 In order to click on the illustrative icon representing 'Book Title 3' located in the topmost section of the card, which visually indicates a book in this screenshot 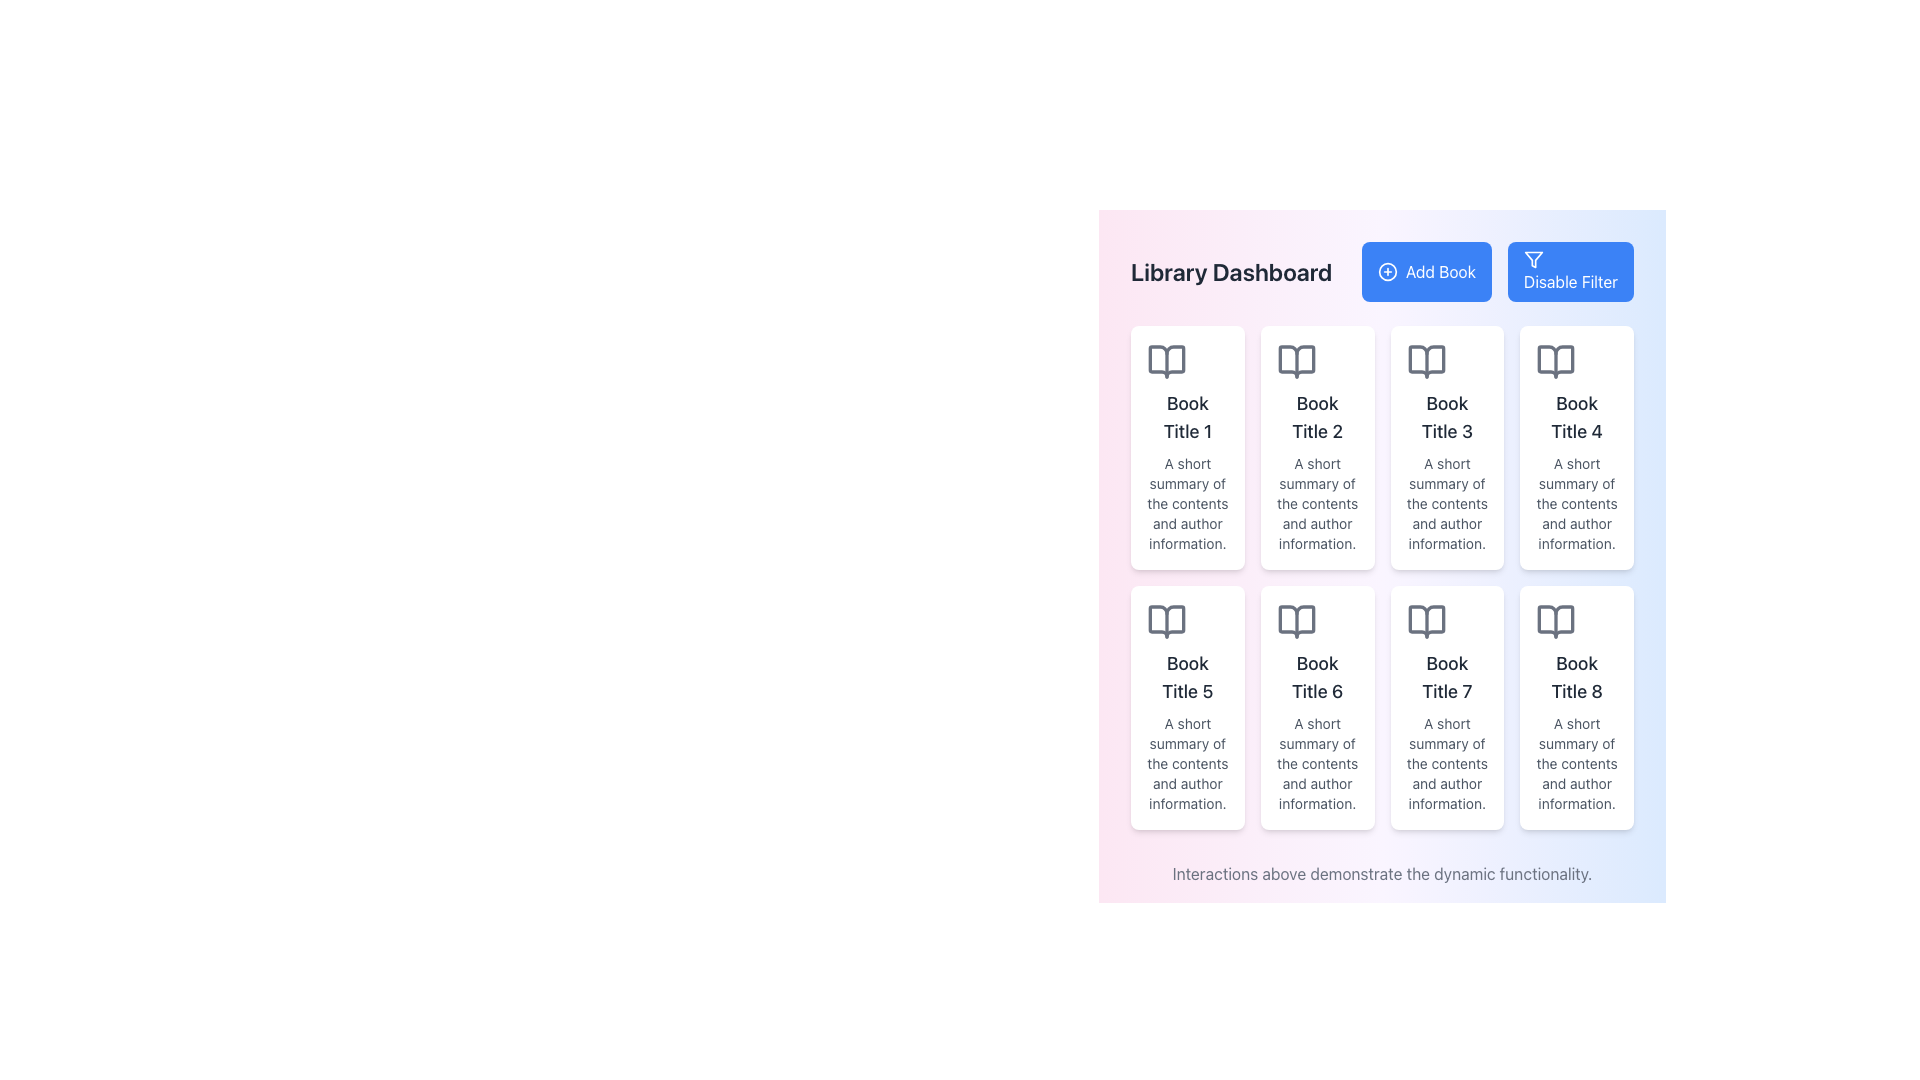, I will do `click(1425, 362)`.